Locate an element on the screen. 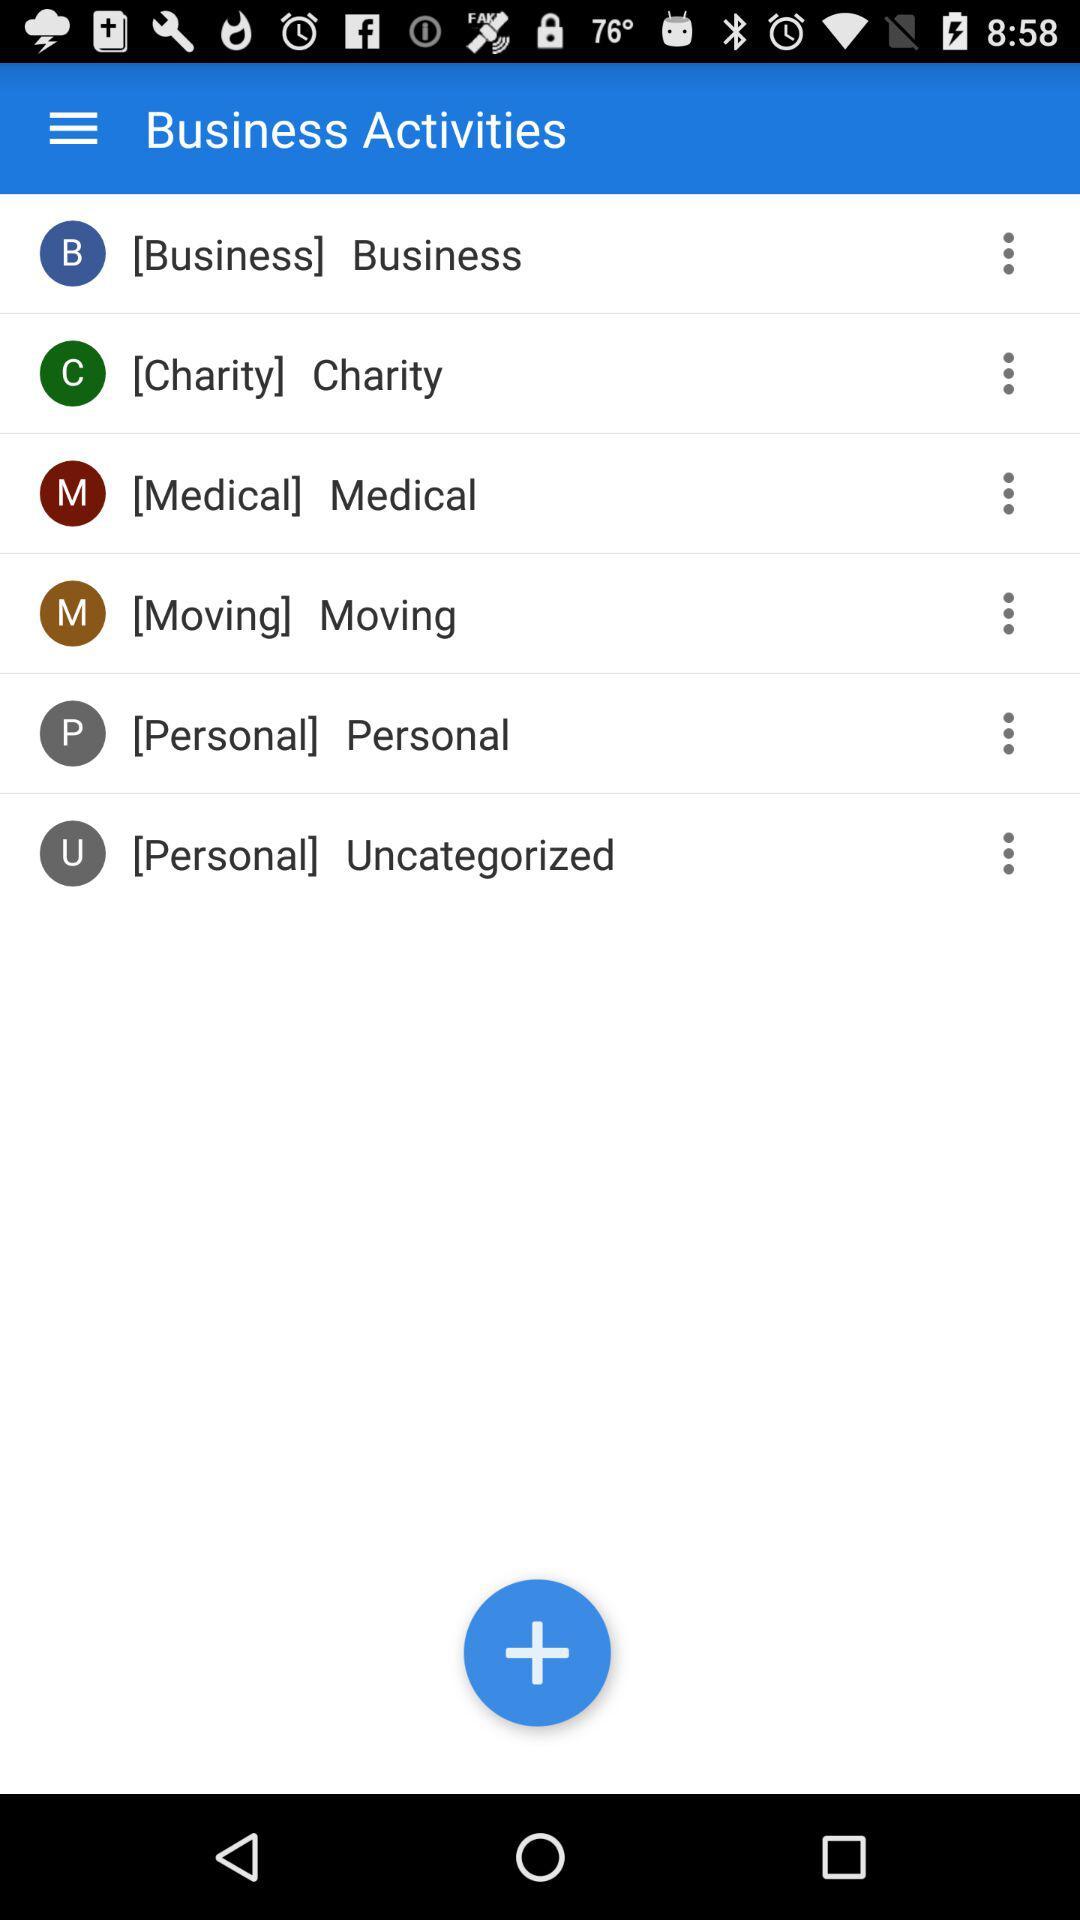  more options menu is located at coordinates (1015, 732).